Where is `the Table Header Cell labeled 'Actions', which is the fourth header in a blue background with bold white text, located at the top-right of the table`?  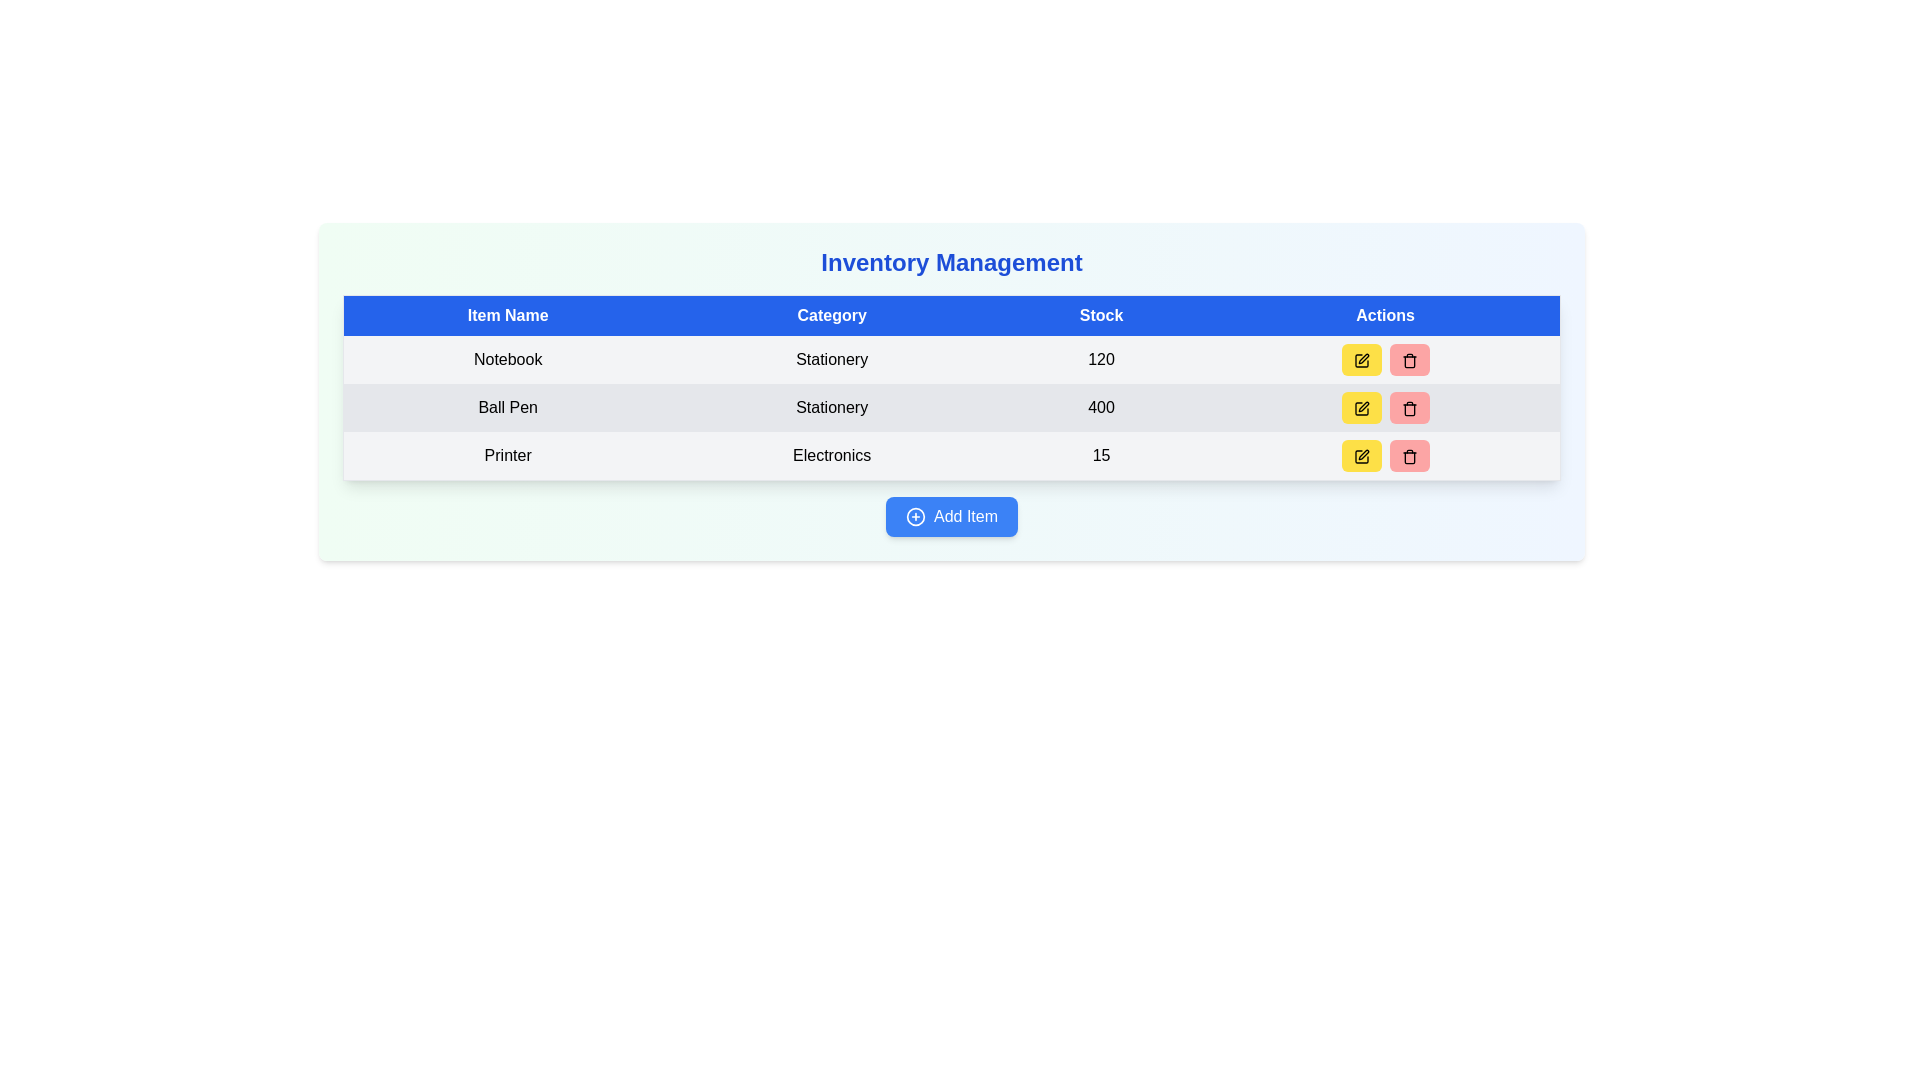
the Table Header Cell labeled 'Actions', which is the fourth header in a blue background with bold white text, located at the top-right of the table is located at coordinates (1384, 315).